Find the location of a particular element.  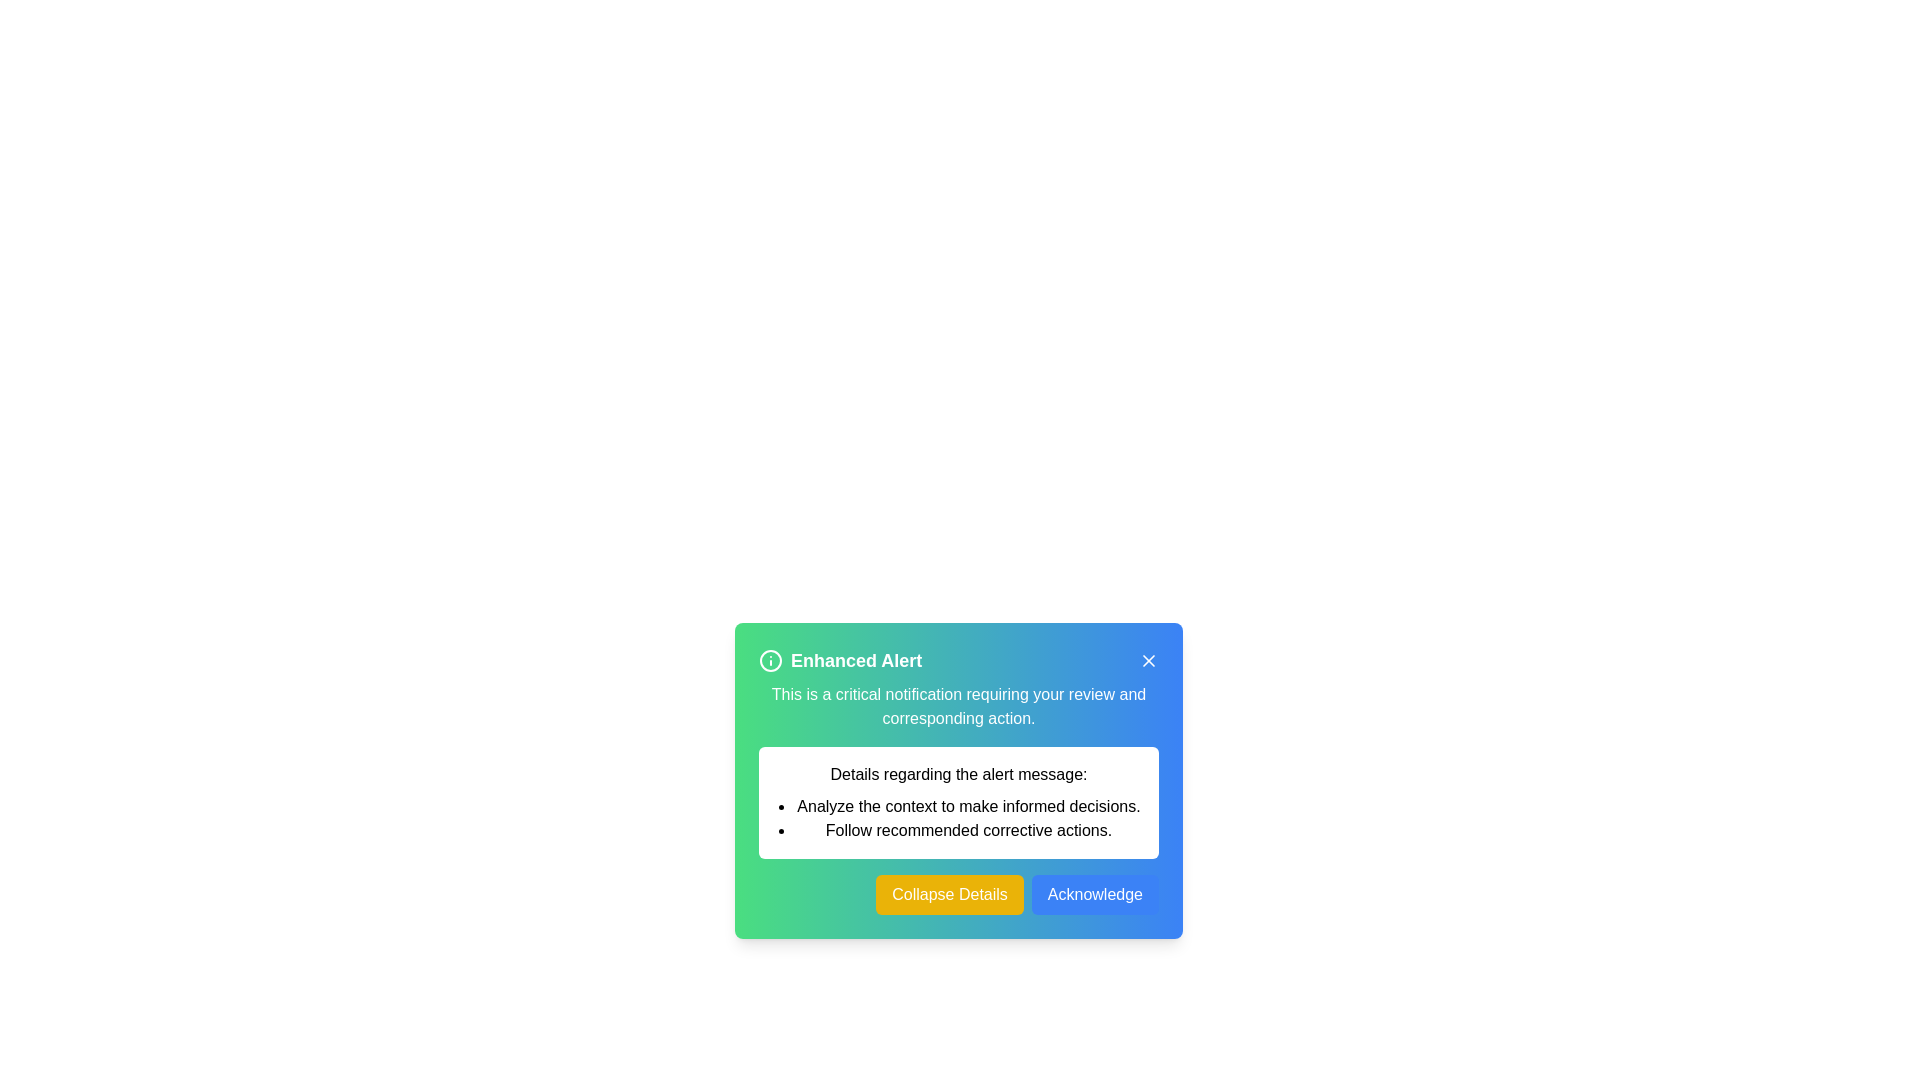

the bright yellow 'Collapse Details' button with rounded corners at the bottom-right section of the dialog box is located at coordinates (949, 893).